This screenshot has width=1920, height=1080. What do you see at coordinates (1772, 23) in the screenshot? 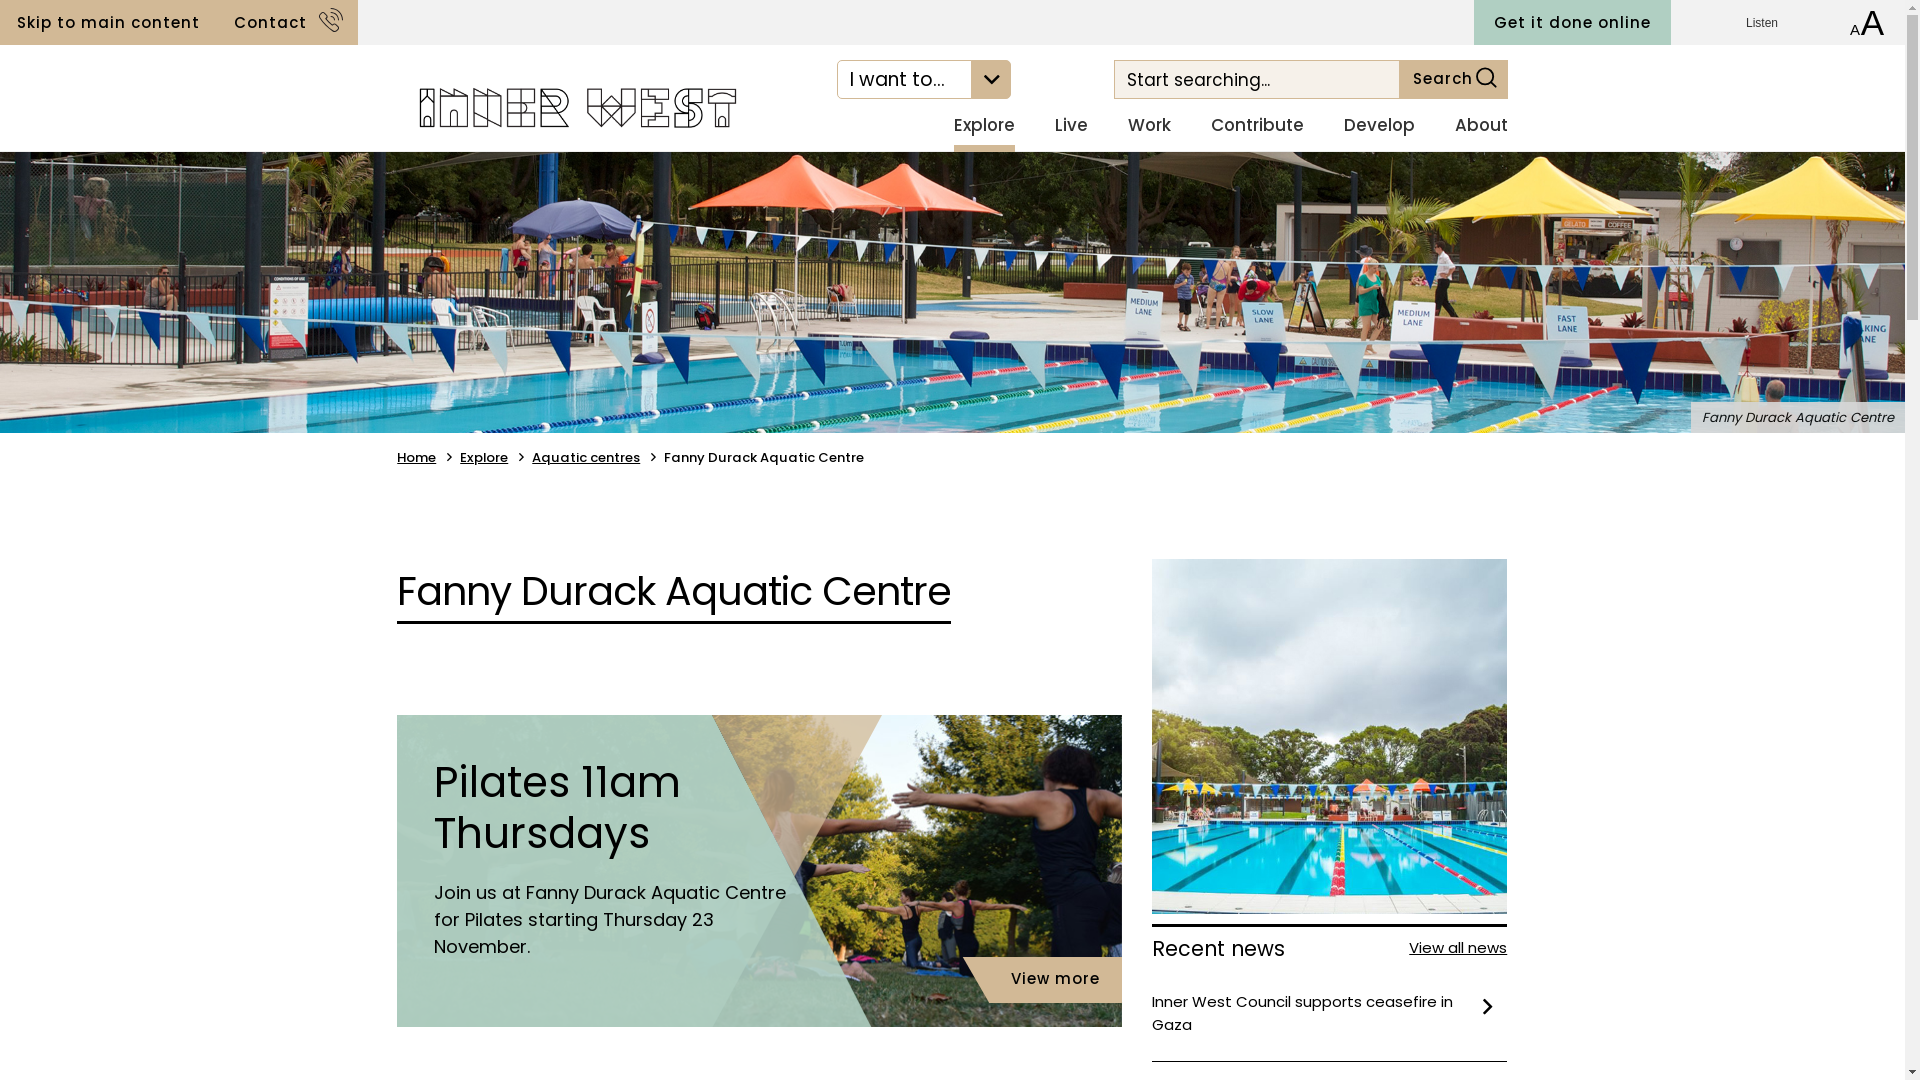
I see `'Listen'` at bounding box center [1772, 23].